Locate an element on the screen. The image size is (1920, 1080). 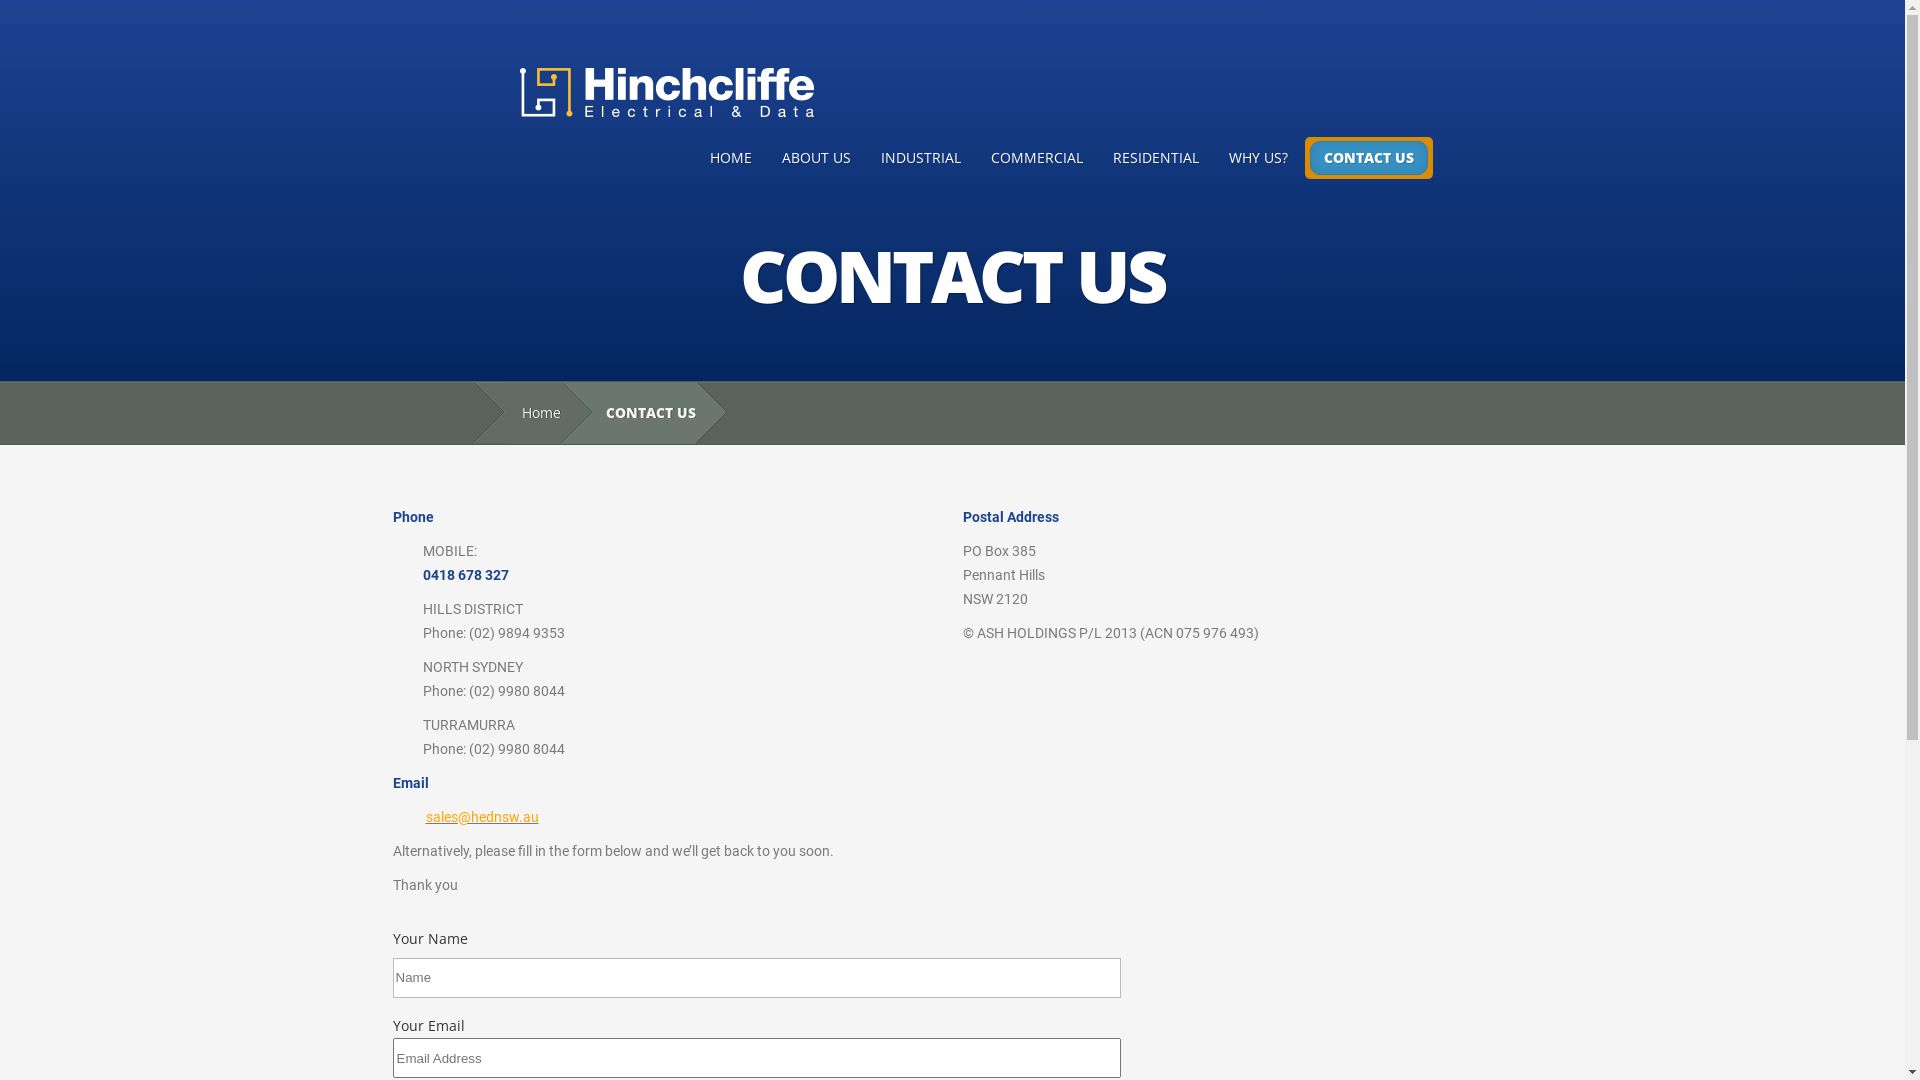
'sales@hednsw.au' is located at coordinates (482, 817).